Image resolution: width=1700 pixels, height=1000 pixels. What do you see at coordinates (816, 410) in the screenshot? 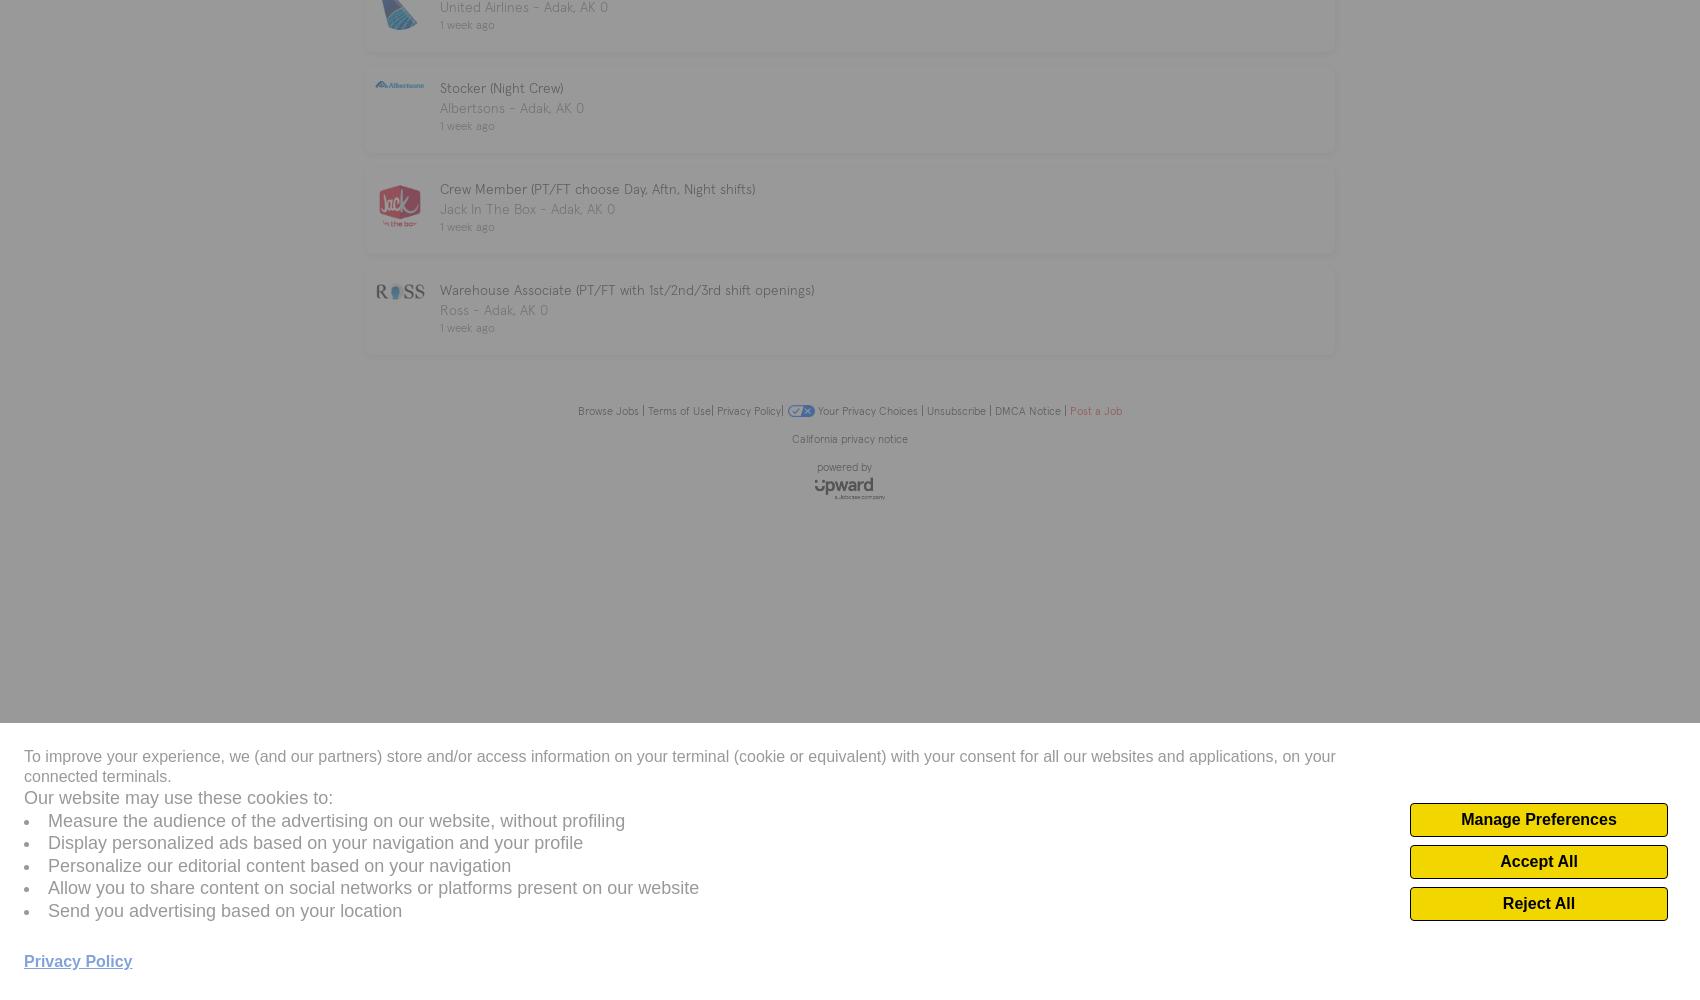
I see `'Your Privacy Choices'` at bounding box center [816, 410].